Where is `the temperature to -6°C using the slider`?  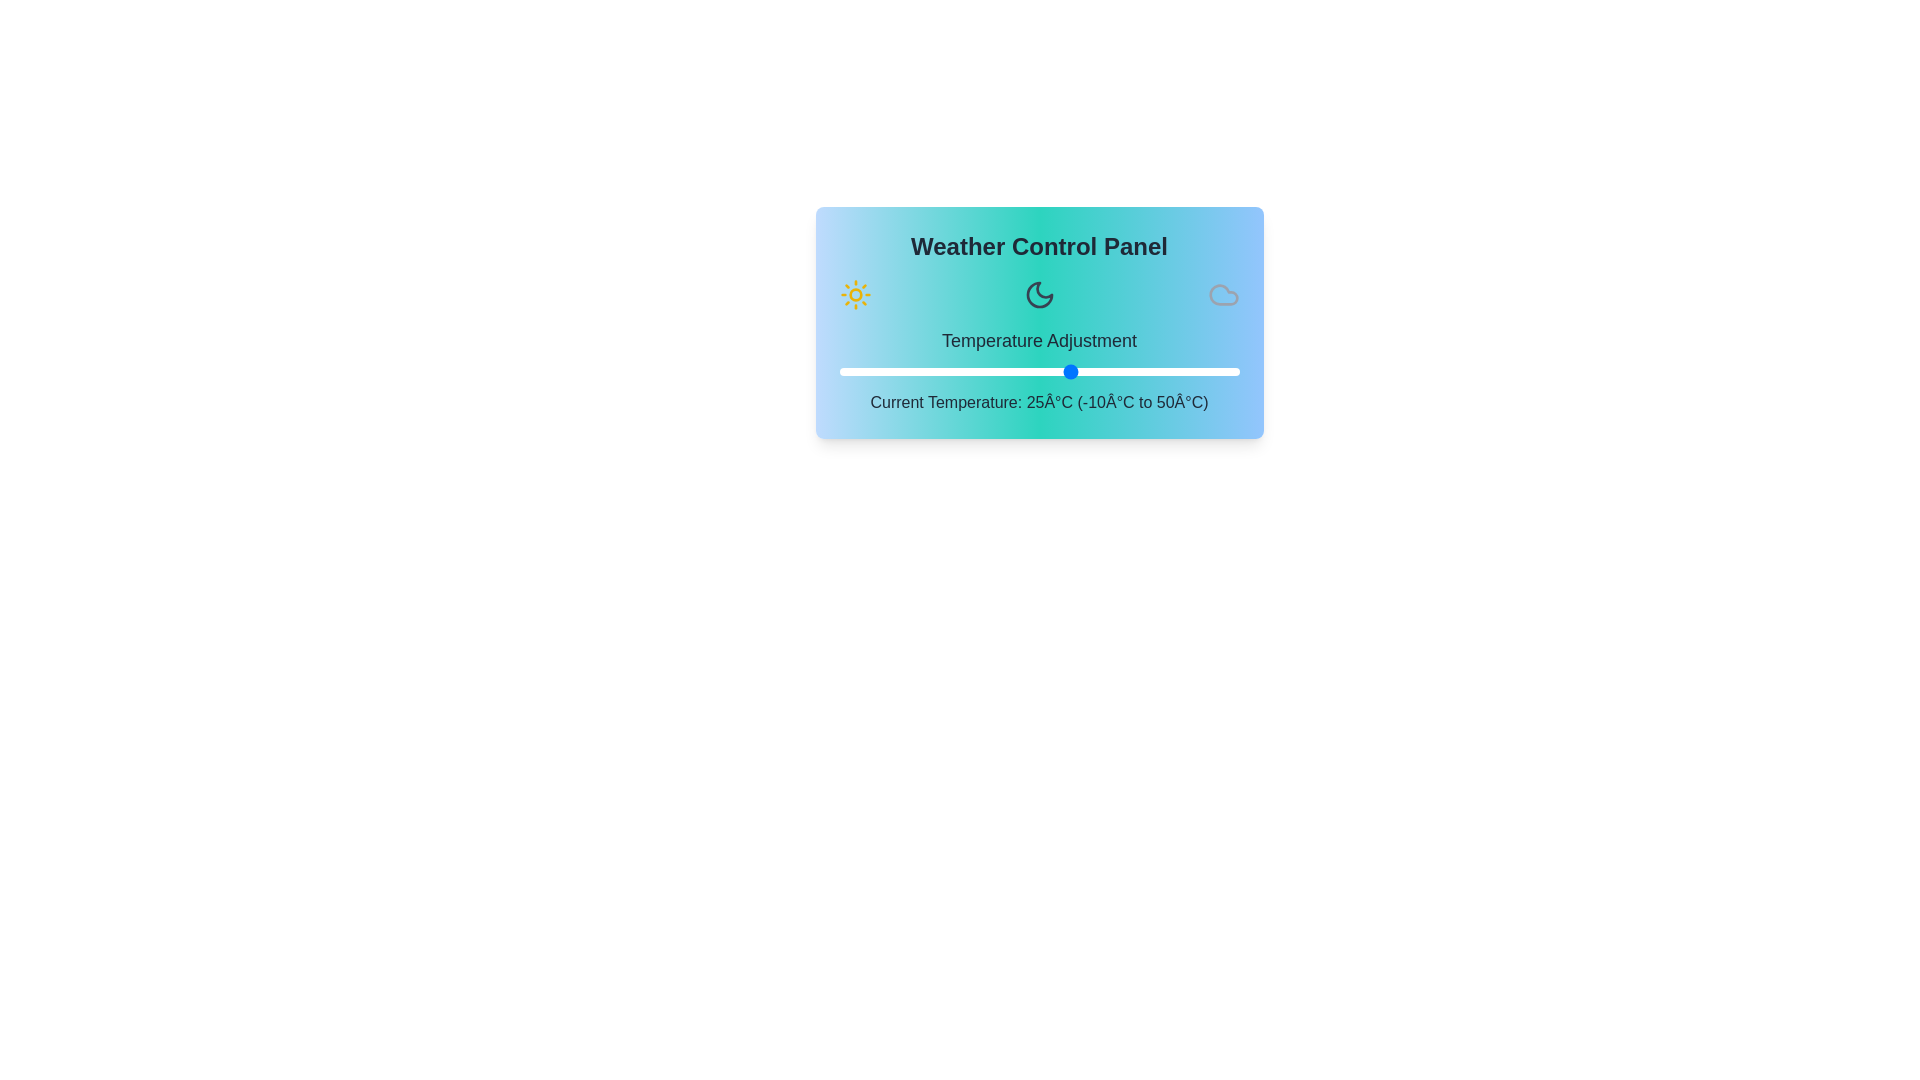 the temperature to -6°C using the slider is located at coordinates (866, 371).